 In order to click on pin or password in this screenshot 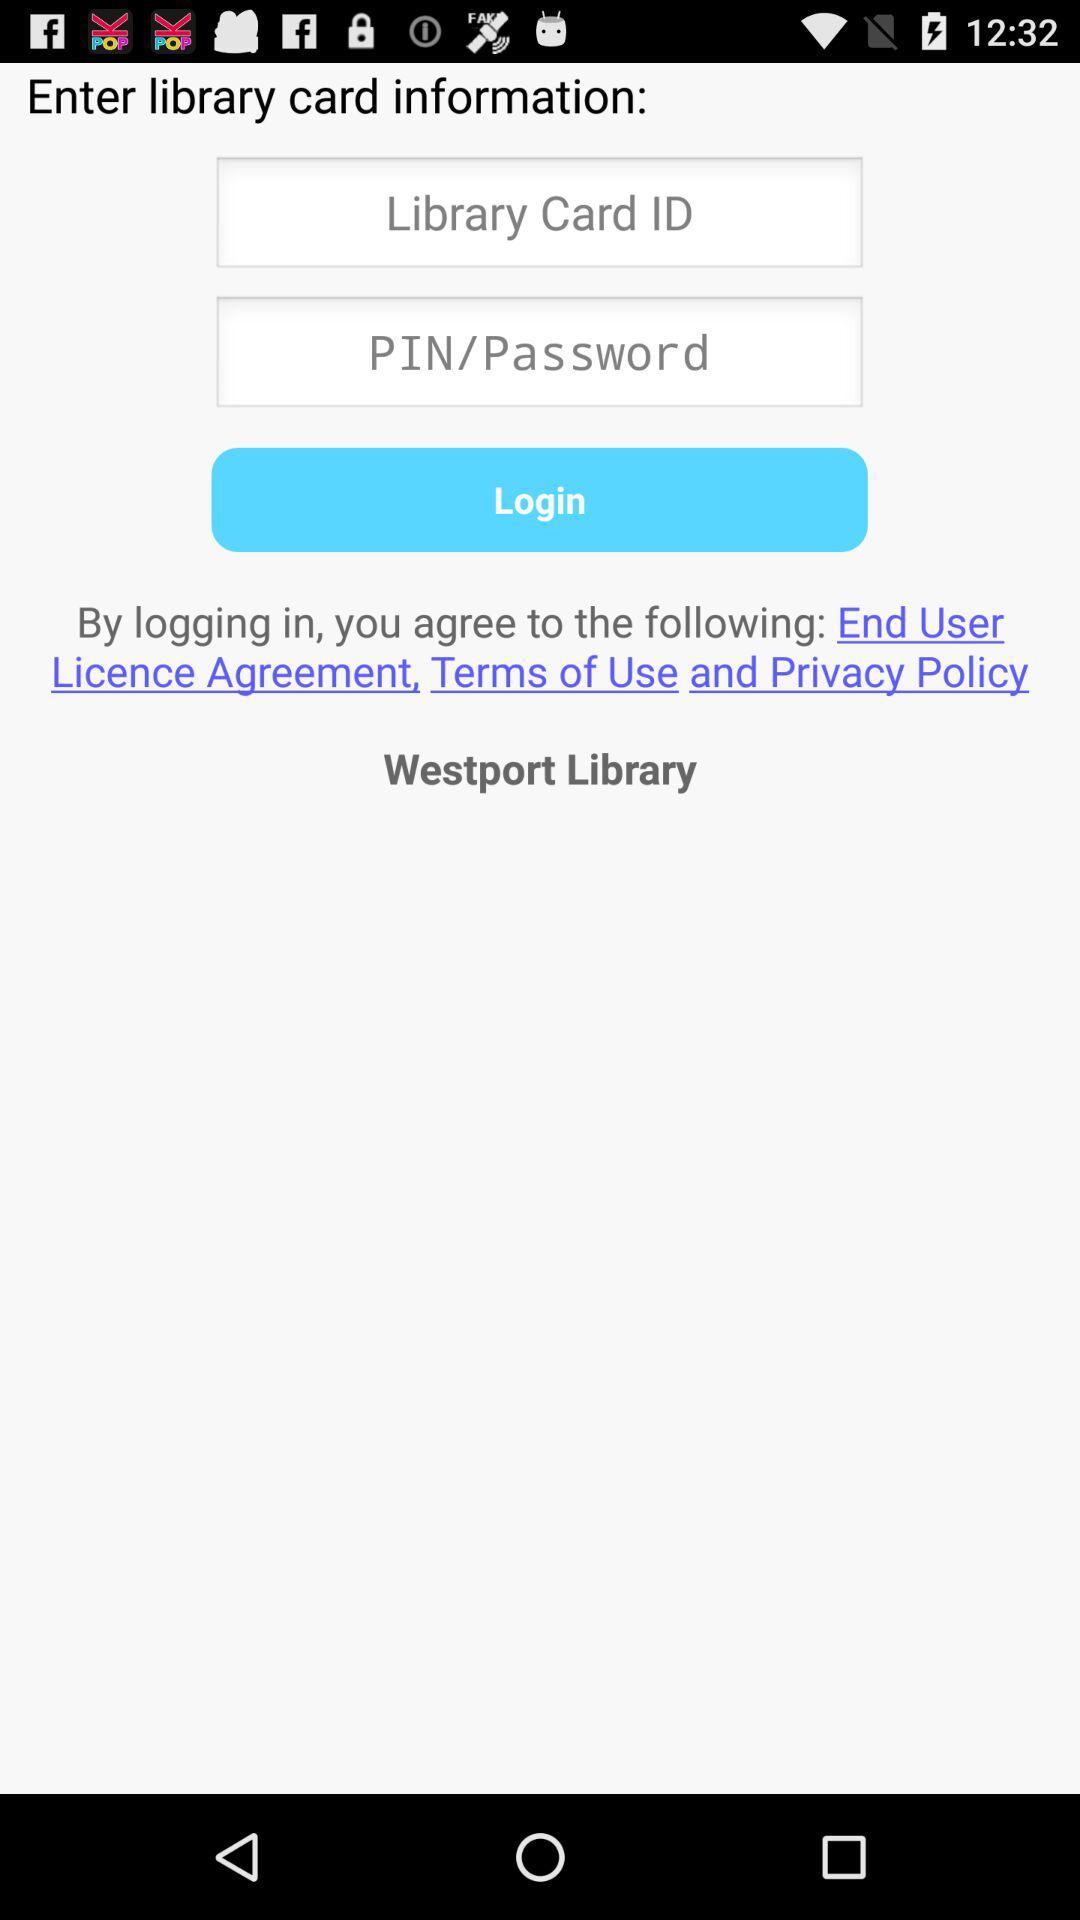, I will do `click(538, 357)`.